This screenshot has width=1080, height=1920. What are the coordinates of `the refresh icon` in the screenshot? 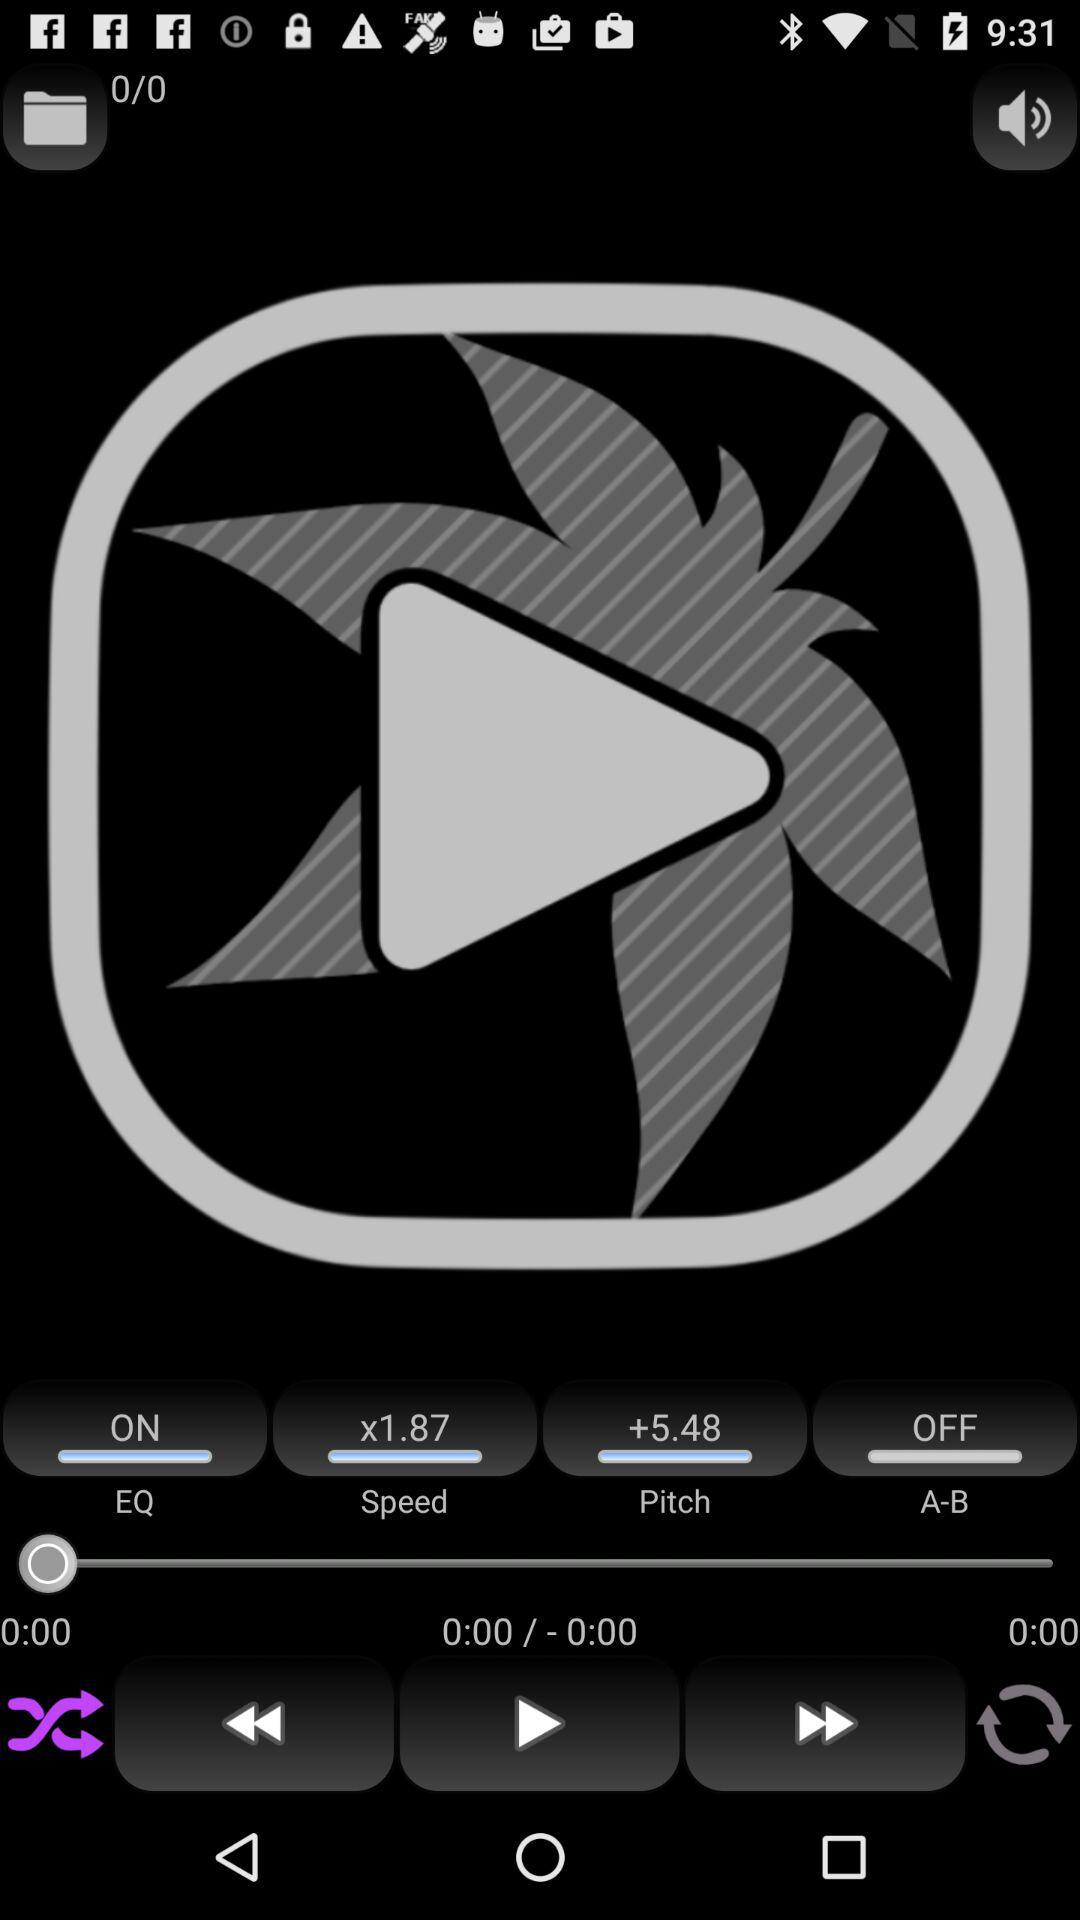 It's located at (1024, 1844).